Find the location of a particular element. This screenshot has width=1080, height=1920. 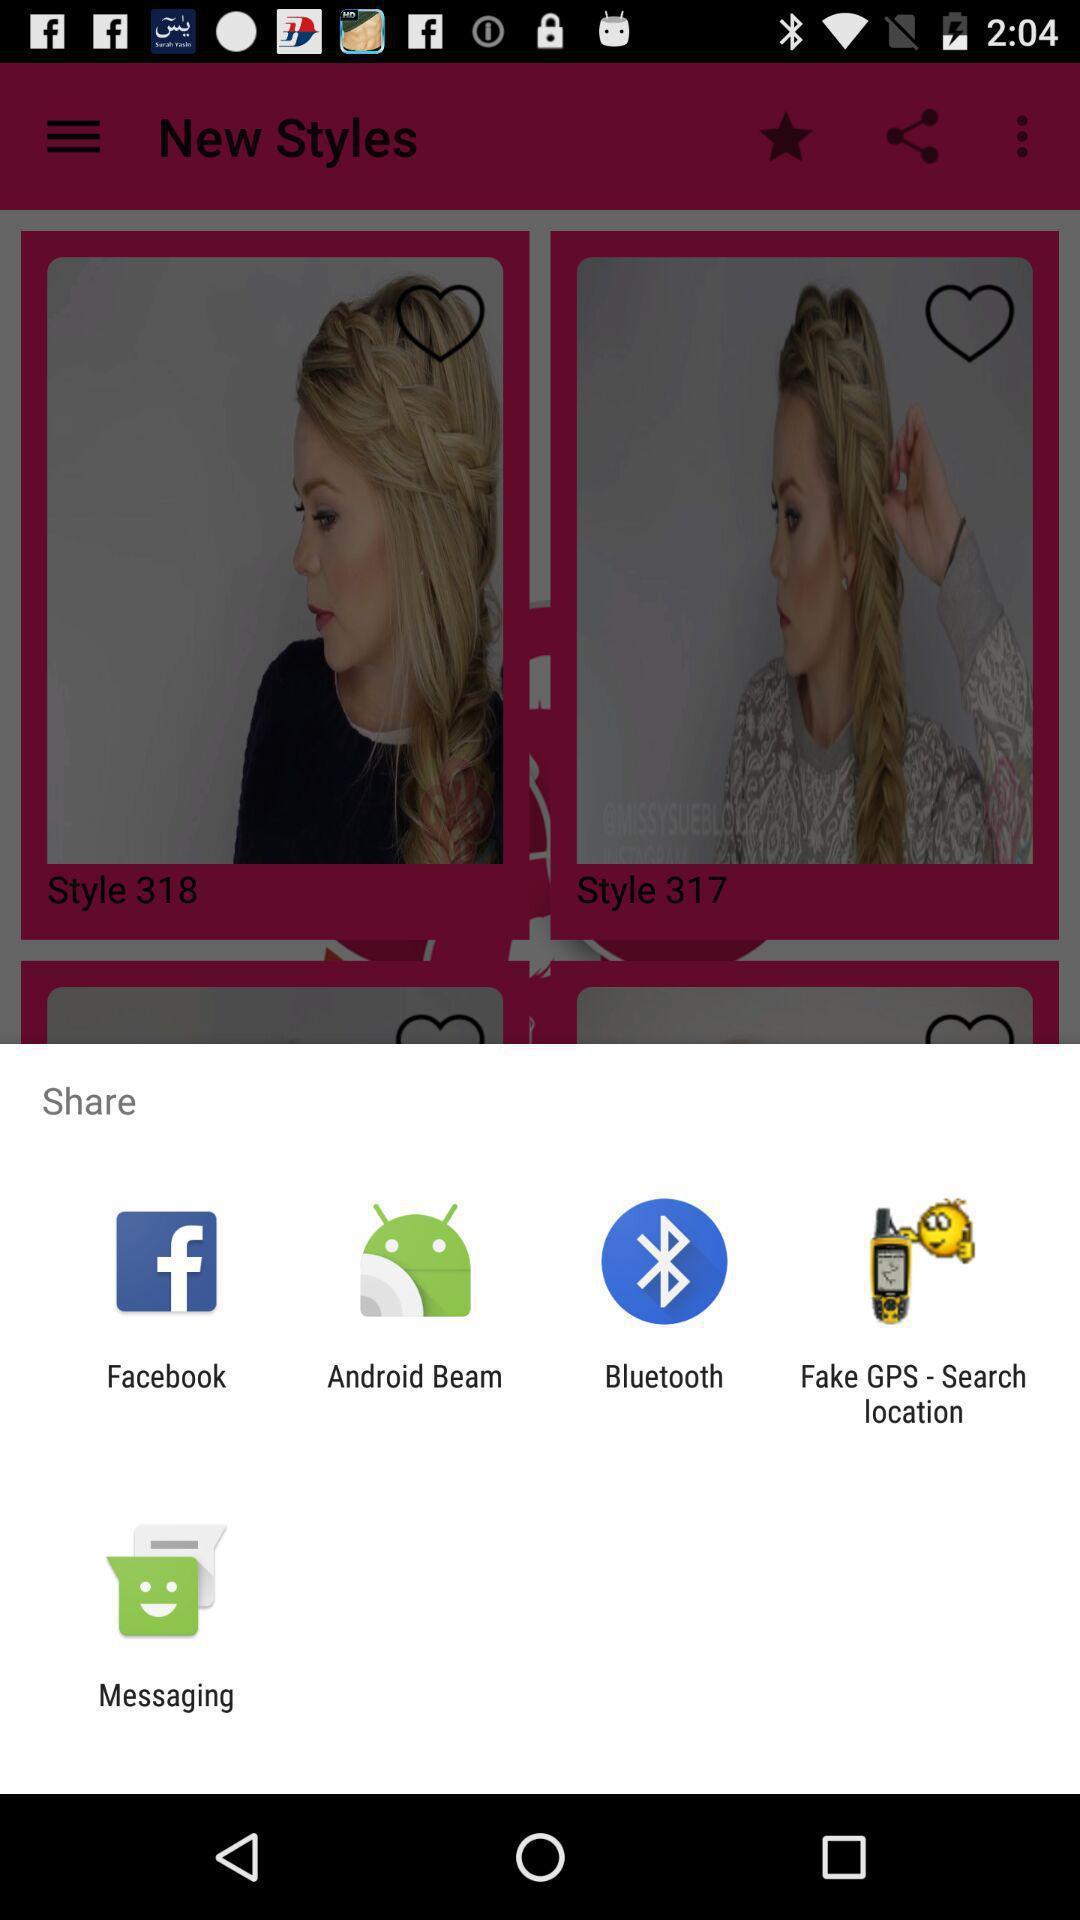

the item to the right of the android beam item is located at coordinates (664, 1392).